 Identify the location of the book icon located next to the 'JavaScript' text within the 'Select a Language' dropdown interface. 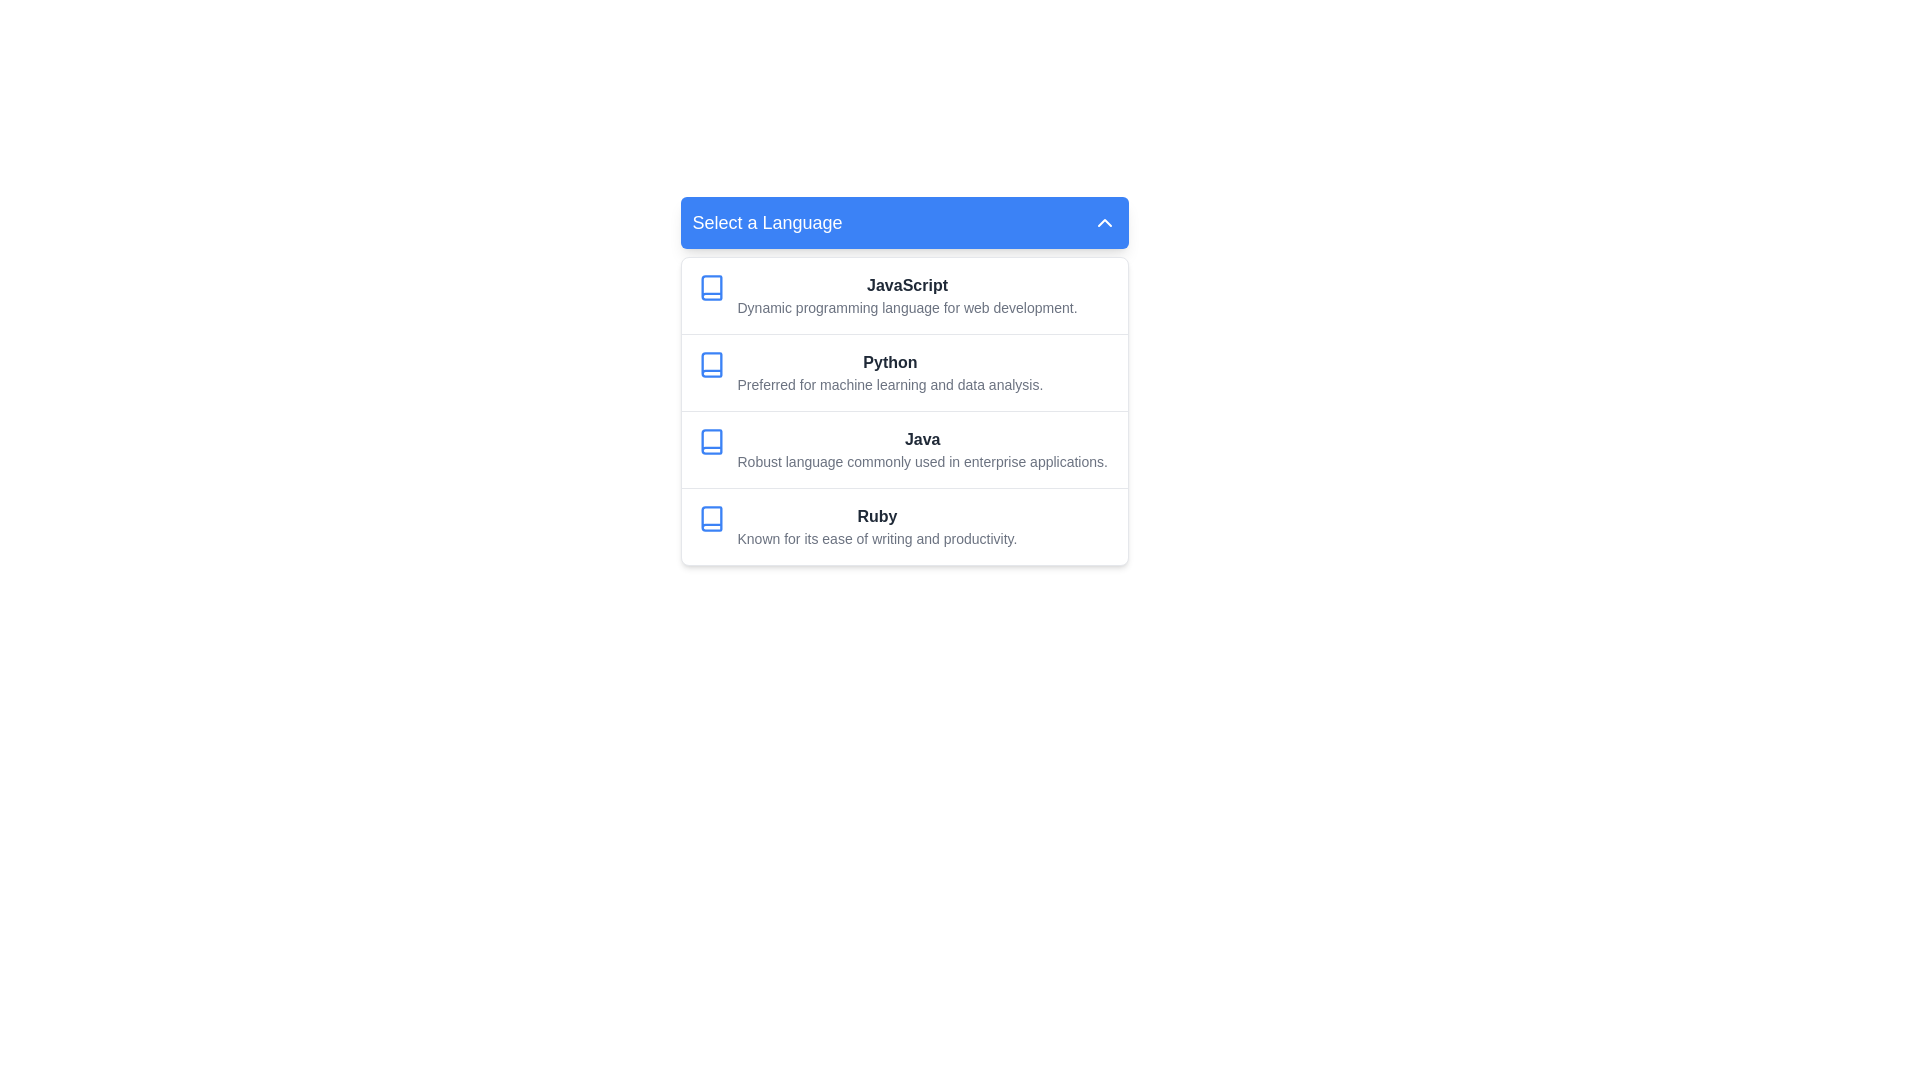
(711, 288).